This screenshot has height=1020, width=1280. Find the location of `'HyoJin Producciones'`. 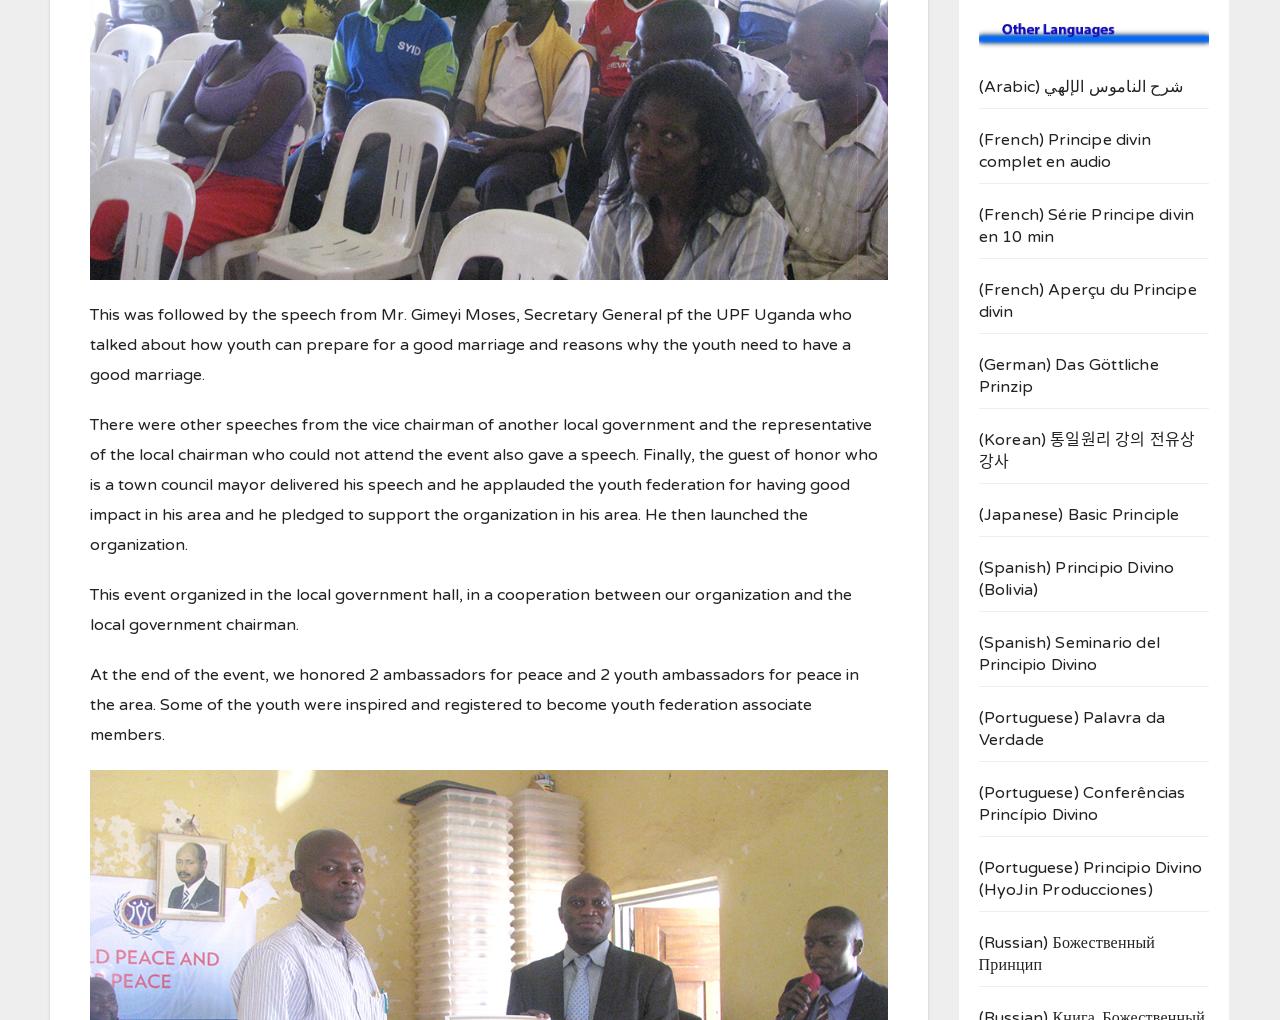

'HyoJin Producciones' is located at coordinates (983, 888).